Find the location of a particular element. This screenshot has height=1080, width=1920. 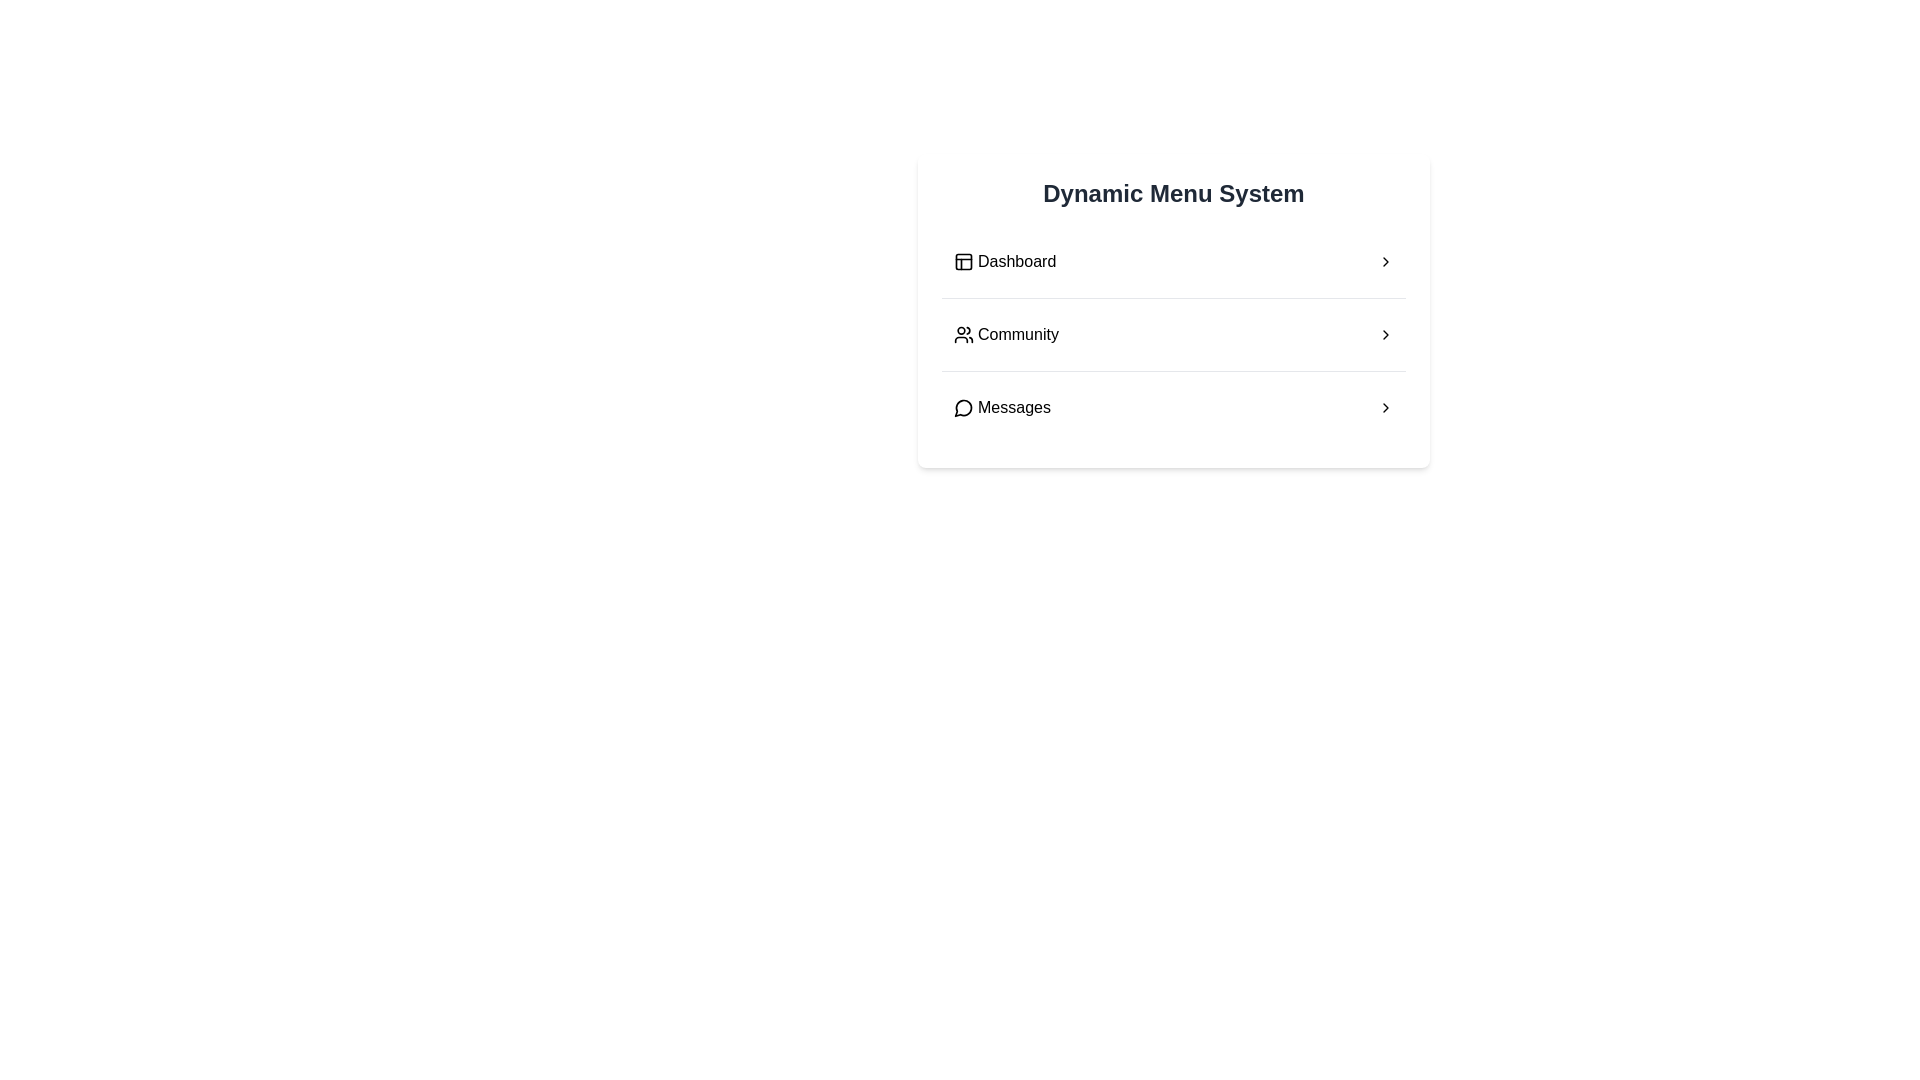

the Chevron icon on the right edge of the 'Dashboard' row is located at coordinates (1385, 261).